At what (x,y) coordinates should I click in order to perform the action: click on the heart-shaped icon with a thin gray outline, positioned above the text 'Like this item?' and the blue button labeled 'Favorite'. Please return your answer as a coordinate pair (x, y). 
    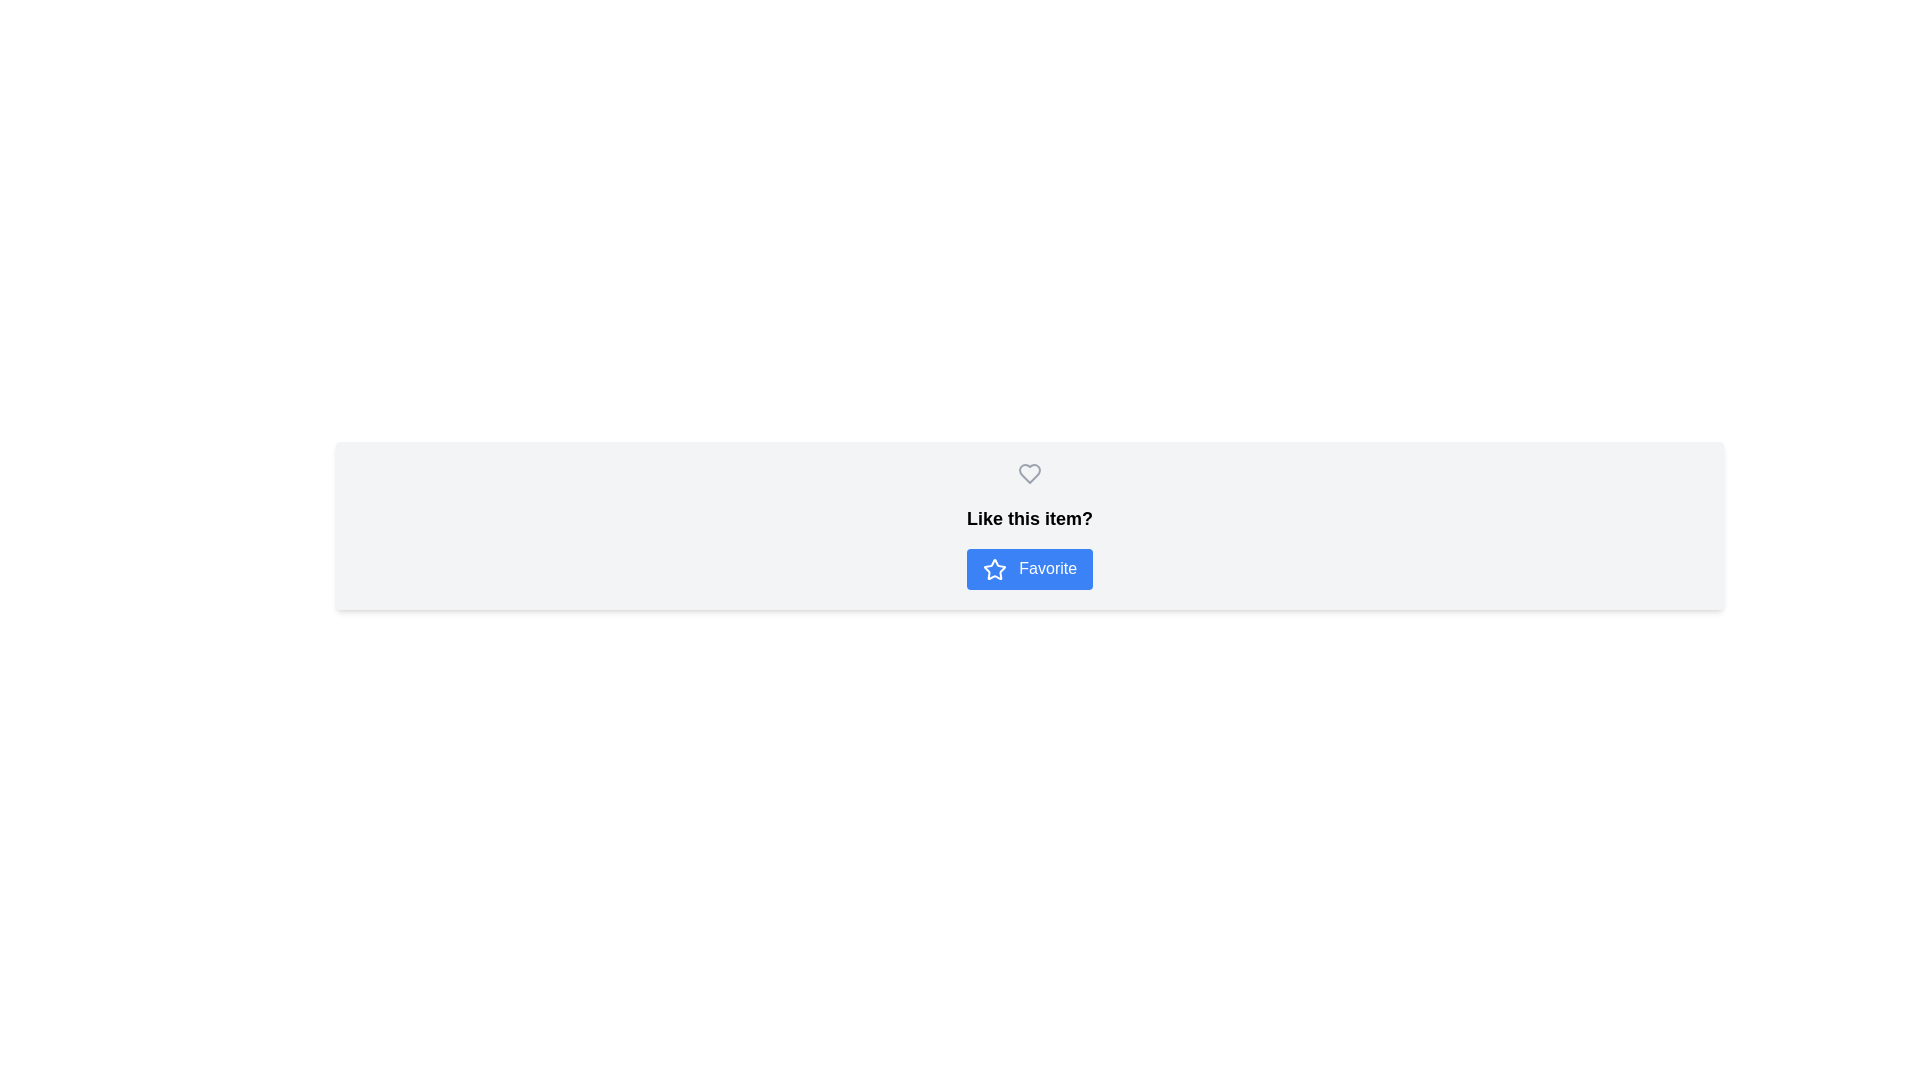
    Looking at the image, I should click on (1030, 474).